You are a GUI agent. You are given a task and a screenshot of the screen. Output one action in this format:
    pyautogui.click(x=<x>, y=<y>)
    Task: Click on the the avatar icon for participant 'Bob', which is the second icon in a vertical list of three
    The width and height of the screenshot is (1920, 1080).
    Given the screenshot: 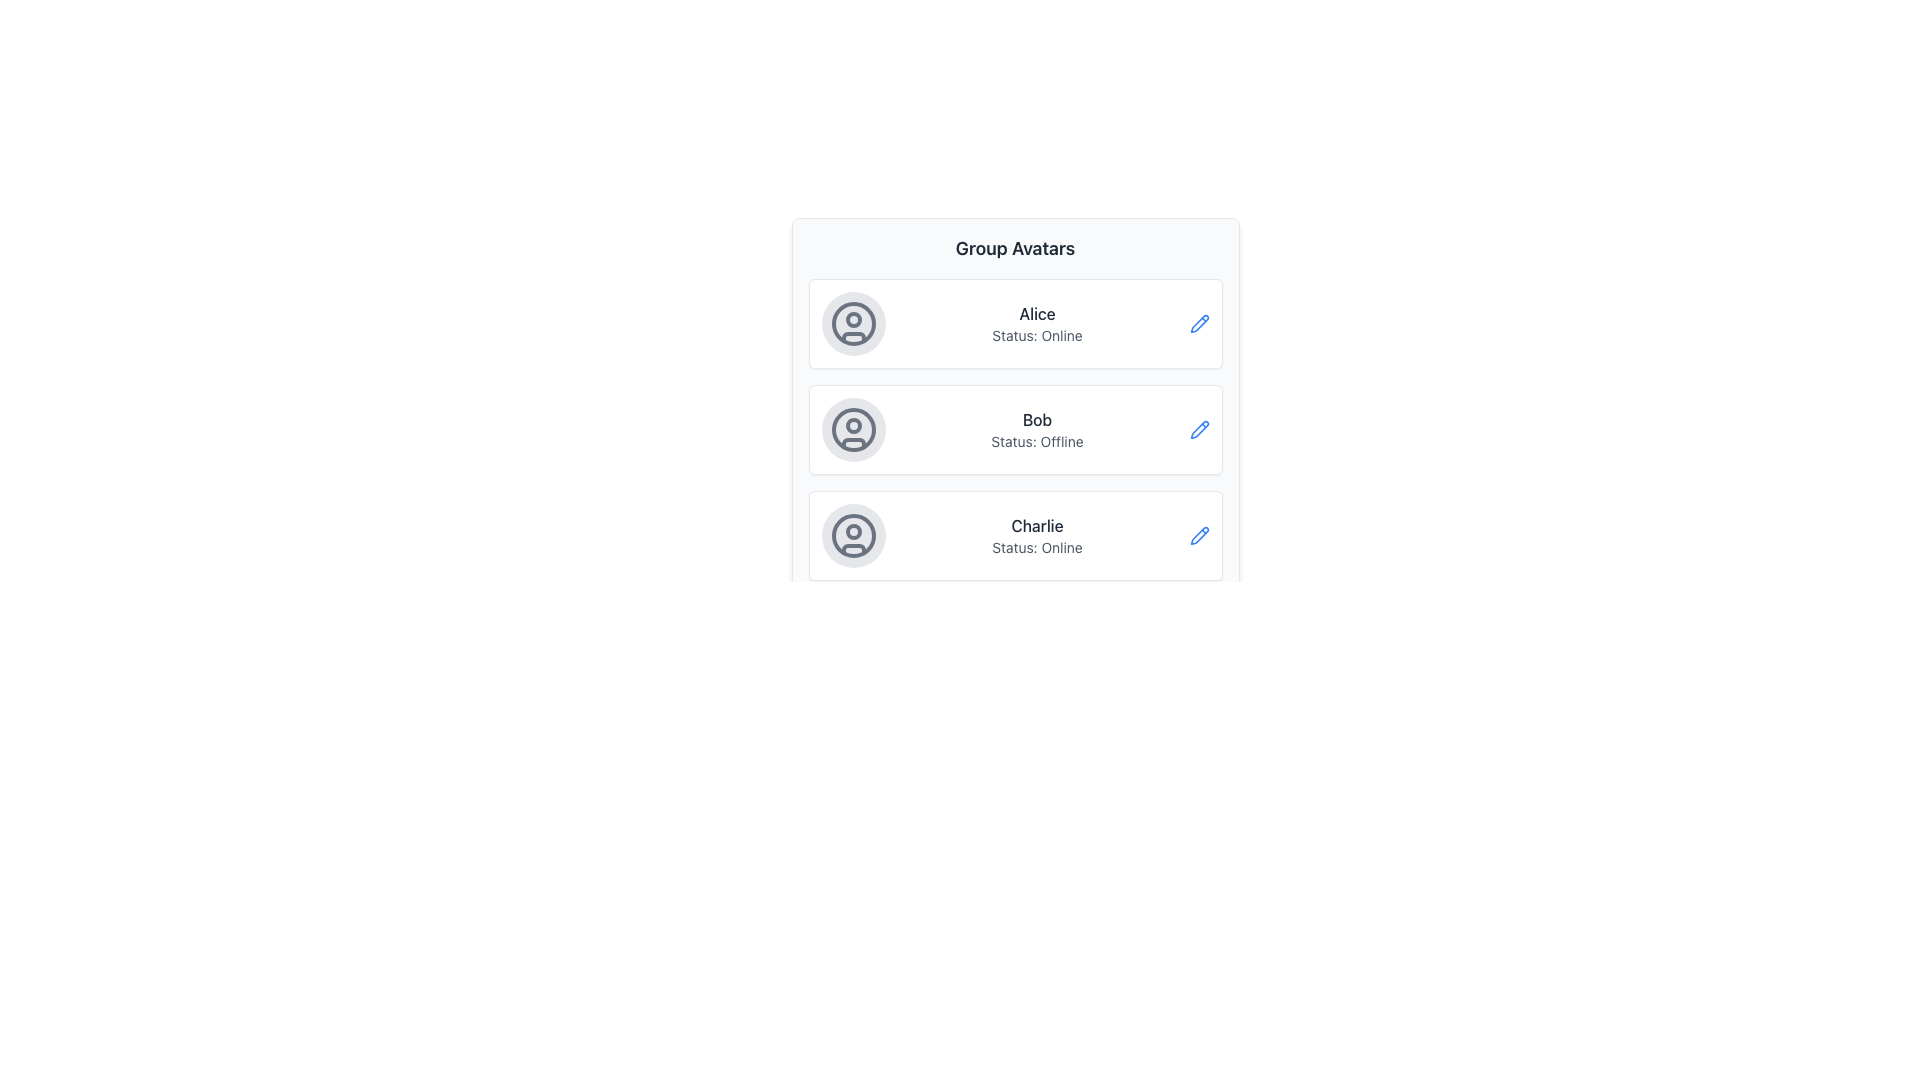 What is the action you would take?
    pyautogui.click(x=853, y=428)
    